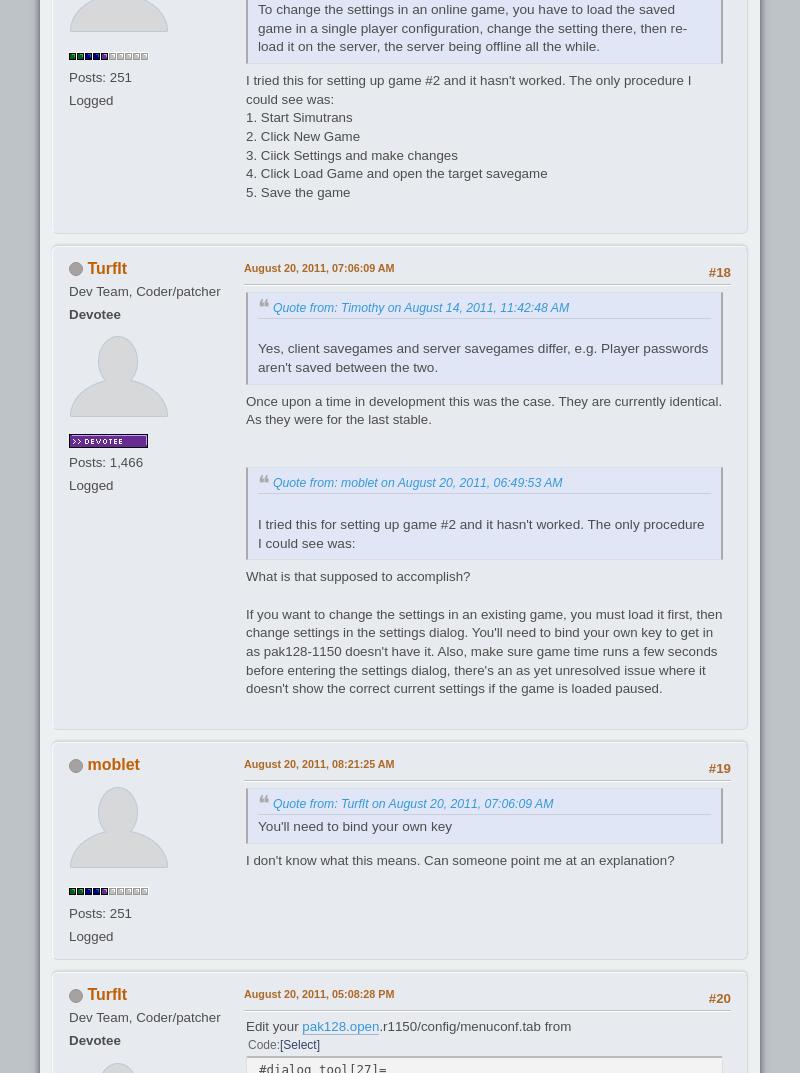 The height and width of the screenshot is (1073, 800). Describe the element at coordinates (417, 481) in the screenshot. I see `'Quote from: moblet on August 20, 2011, 06:49:53 AM'` at that location.